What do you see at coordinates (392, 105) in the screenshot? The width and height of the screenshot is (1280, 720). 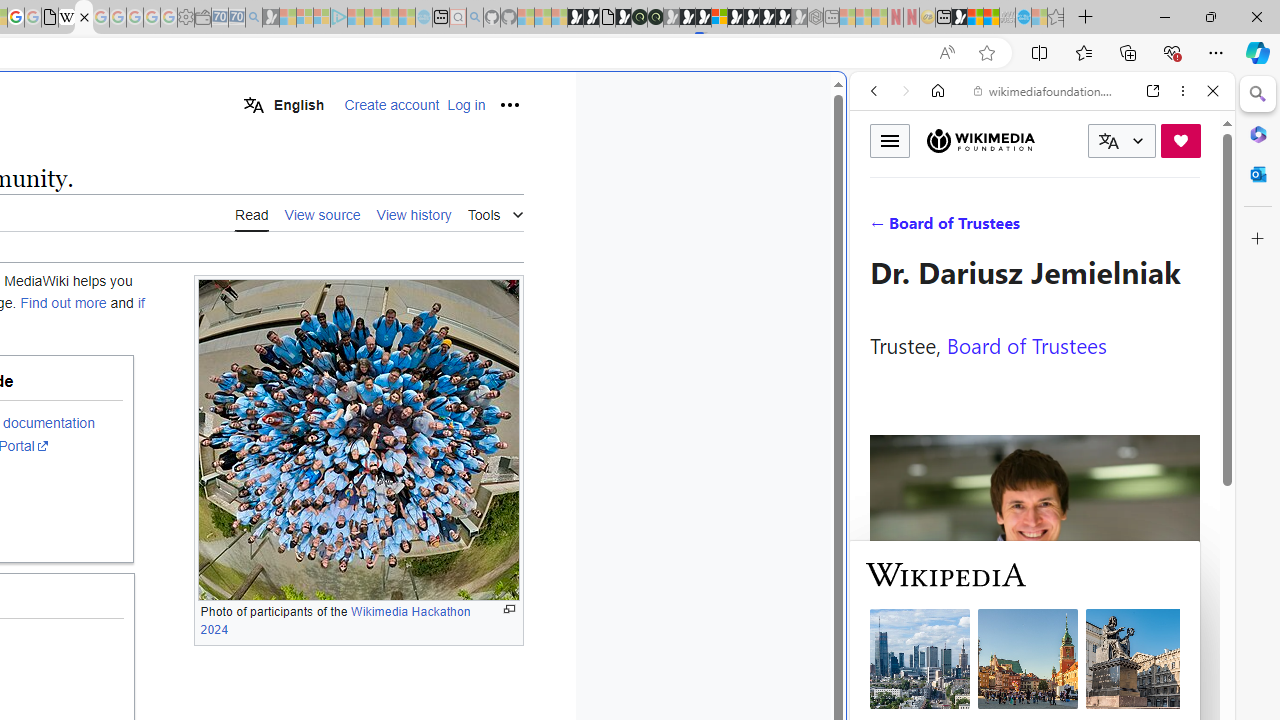 I see `'Create account'` at bounding box center [392, 105].